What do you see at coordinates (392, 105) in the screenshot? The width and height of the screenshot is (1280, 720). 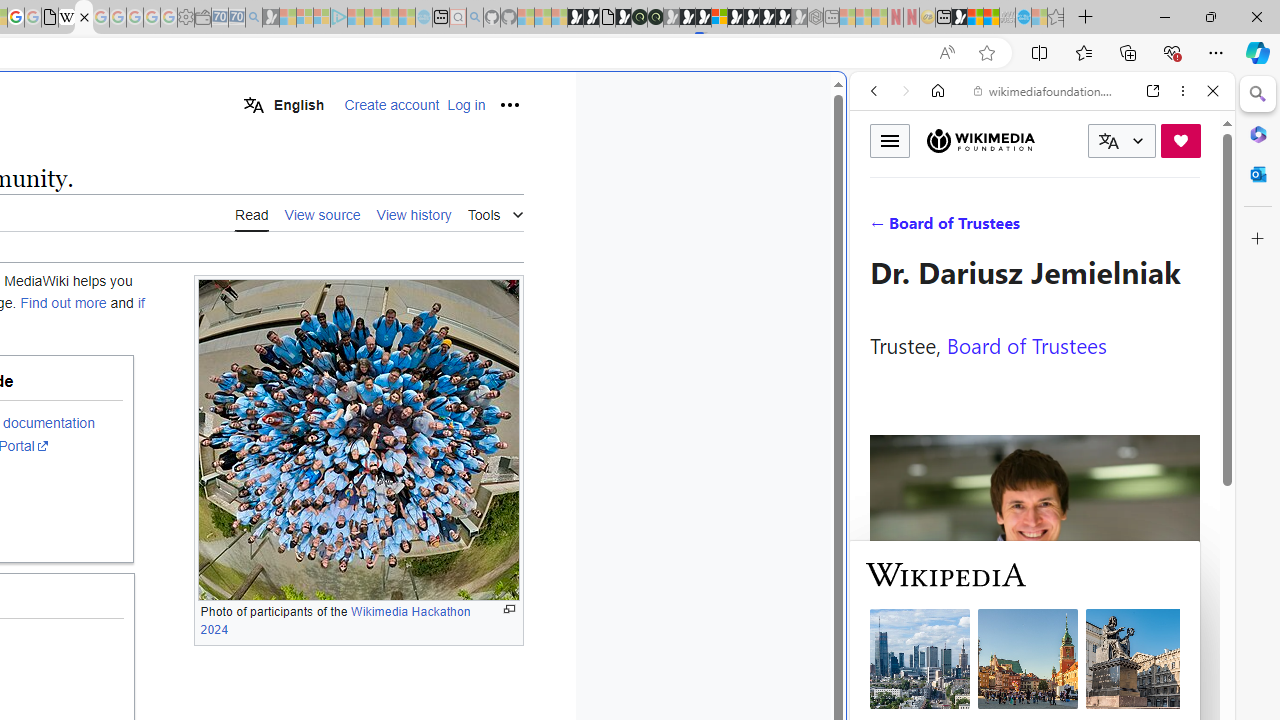 I see `'Create account'` at bounding box center [392, 105].